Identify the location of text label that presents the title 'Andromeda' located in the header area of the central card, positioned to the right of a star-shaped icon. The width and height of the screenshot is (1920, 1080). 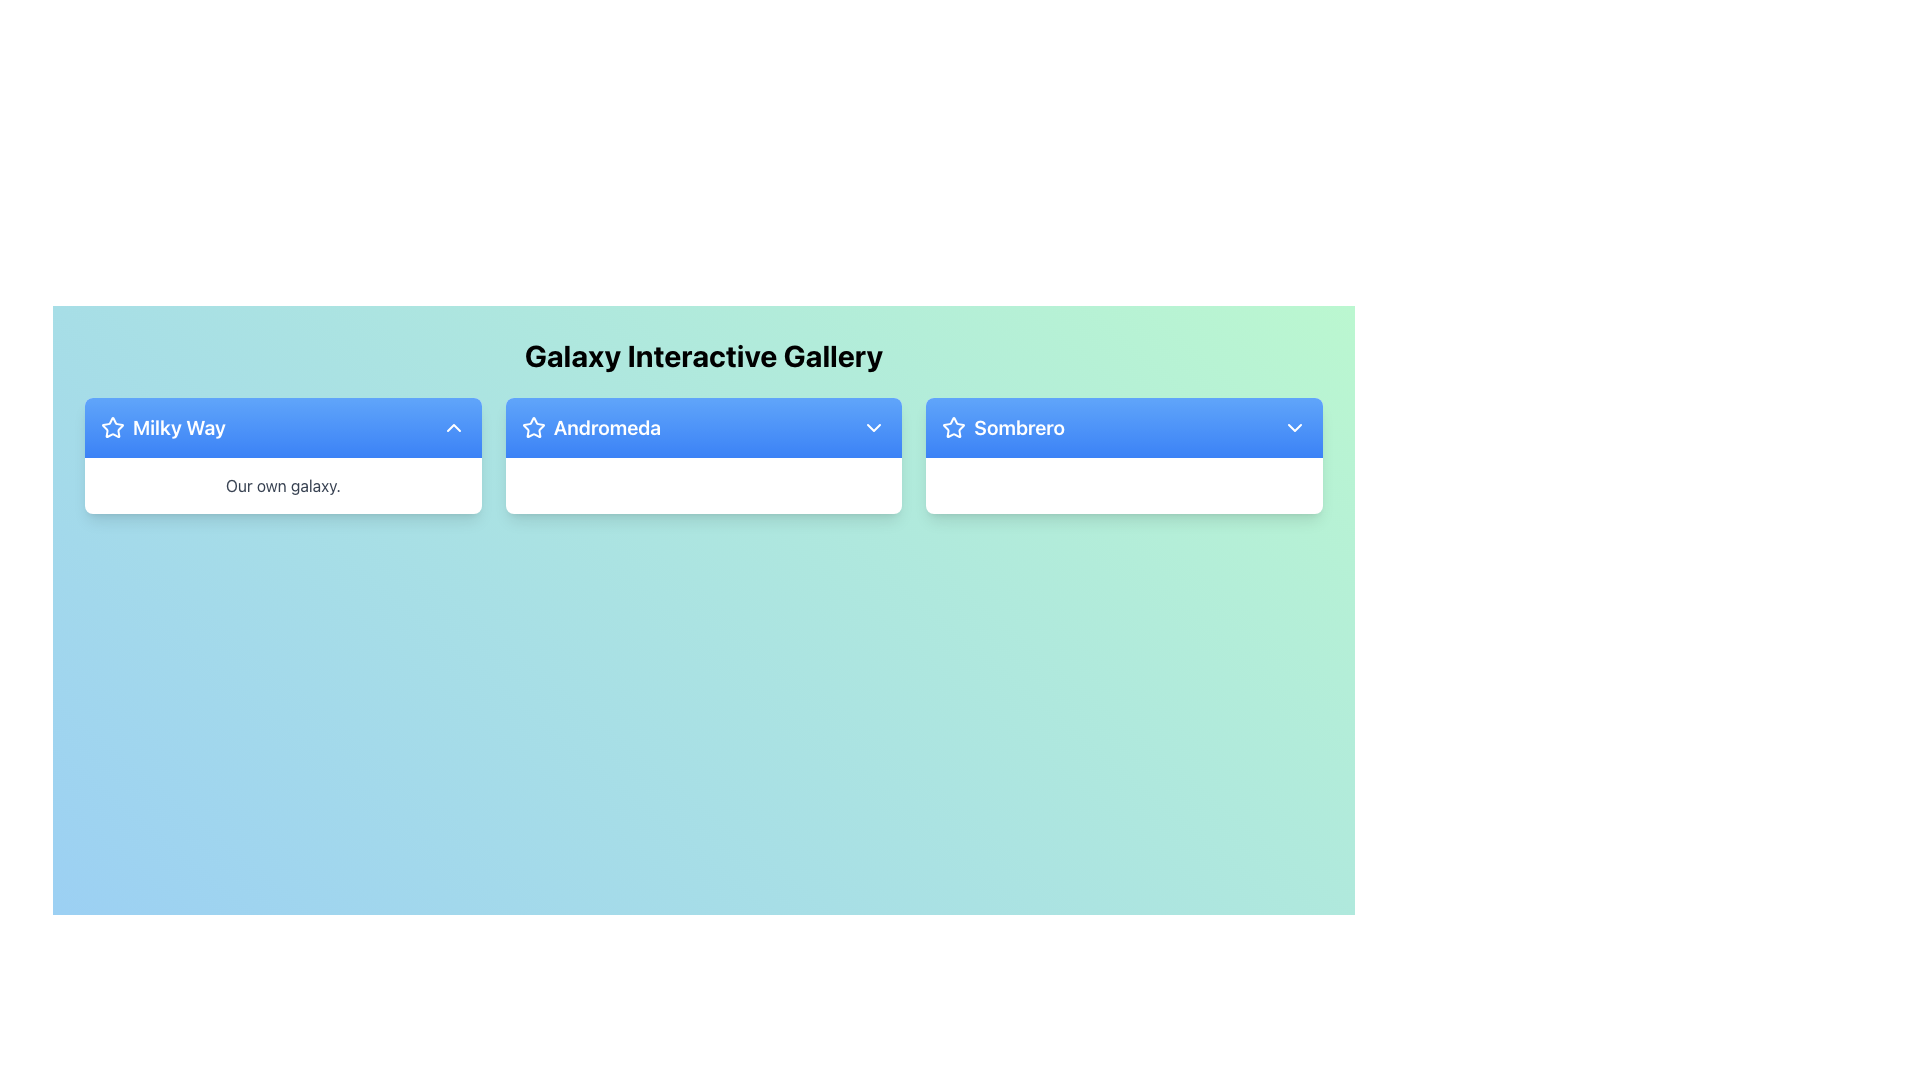
(590, 427).